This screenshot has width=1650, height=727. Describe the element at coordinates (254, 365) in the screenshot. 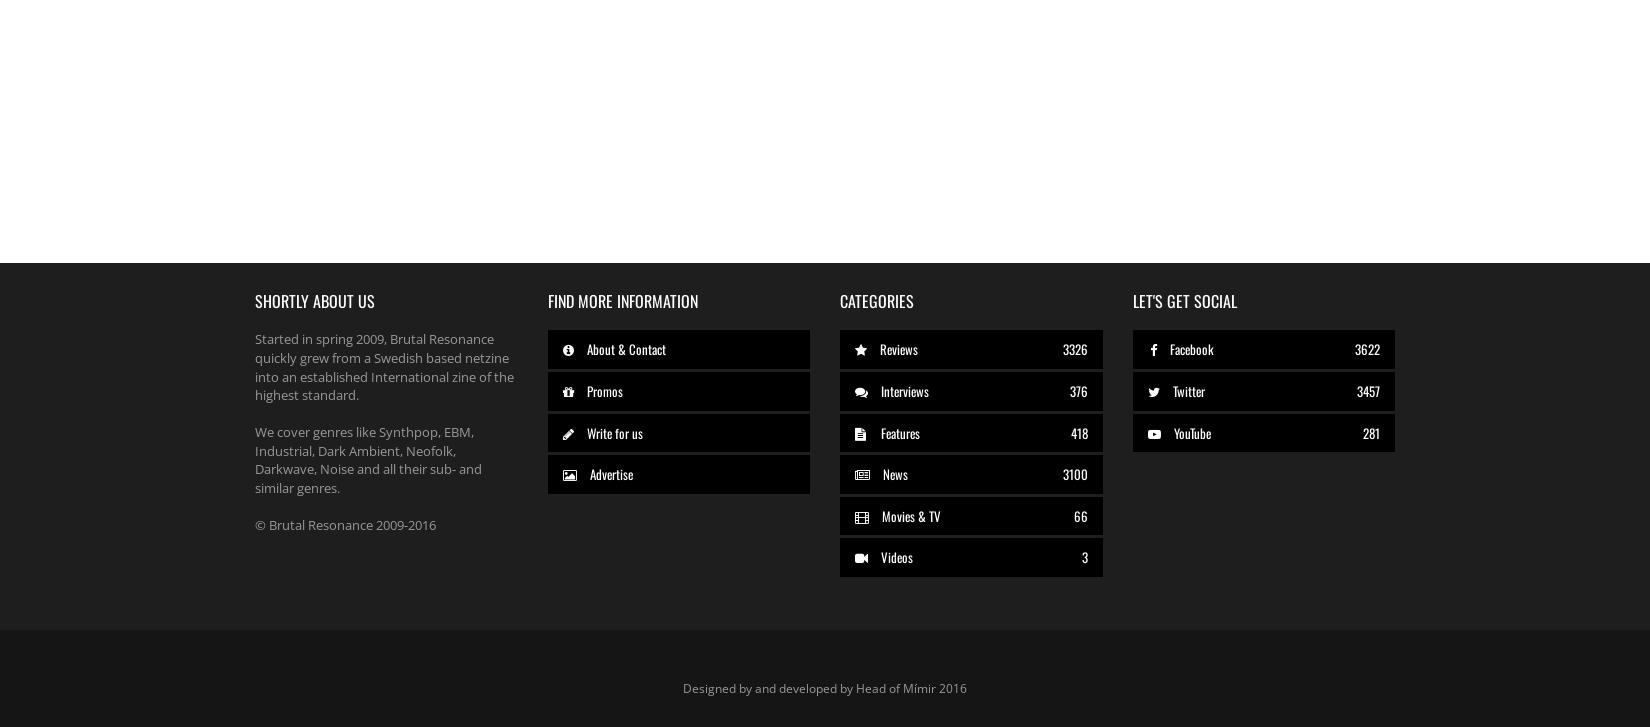

I see `'Started in spring 2009, Brutal Resonance quickly grew from a Swedish based netzine into an established International zine of the highest standard.'` at that location.